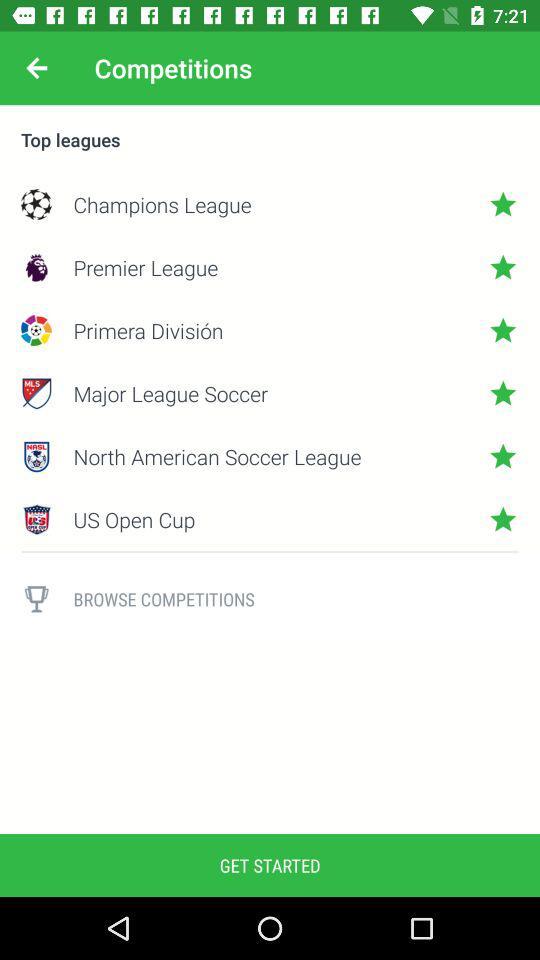 The width and height of the screenshot is (540, 960). I want to click on icon below the top leagues icon, so click(270, 204).